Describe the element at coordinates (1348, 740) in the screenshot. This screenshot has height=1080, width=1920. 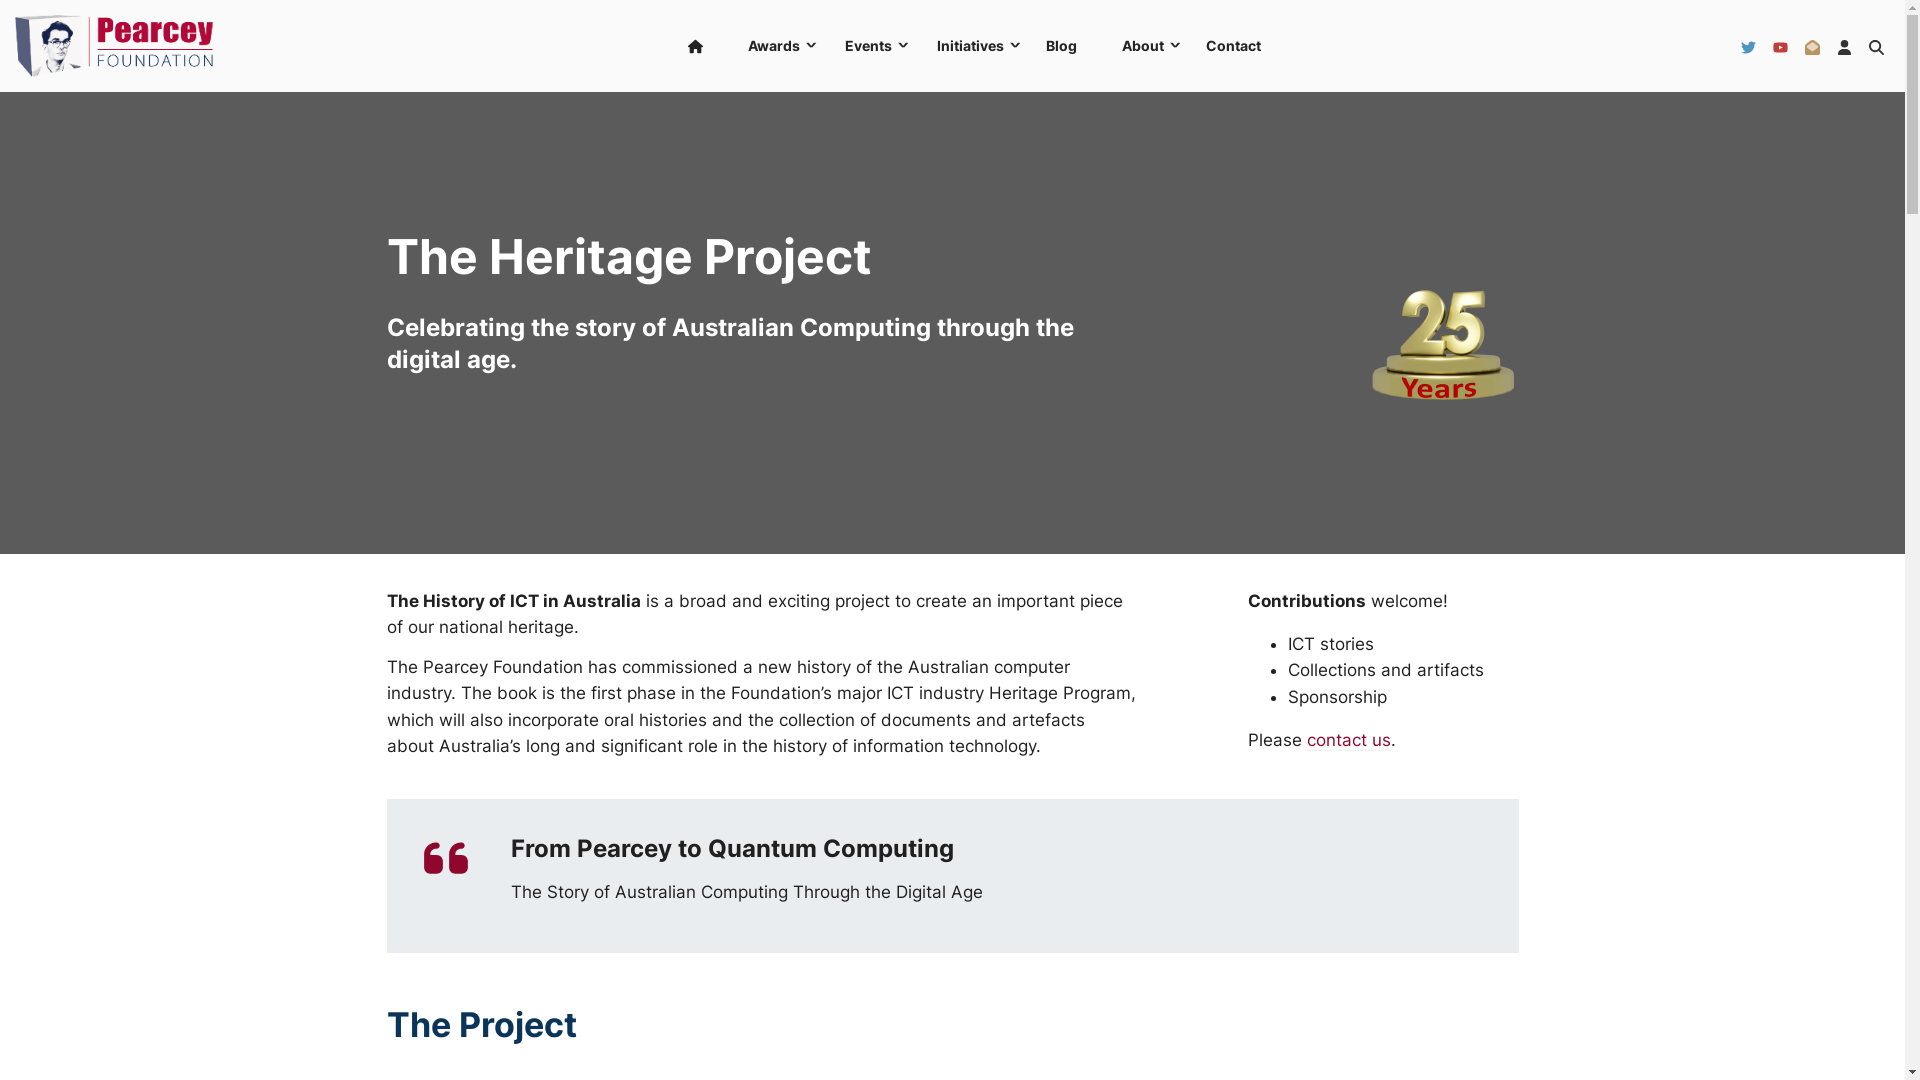
I see `'contact us'` at that location.